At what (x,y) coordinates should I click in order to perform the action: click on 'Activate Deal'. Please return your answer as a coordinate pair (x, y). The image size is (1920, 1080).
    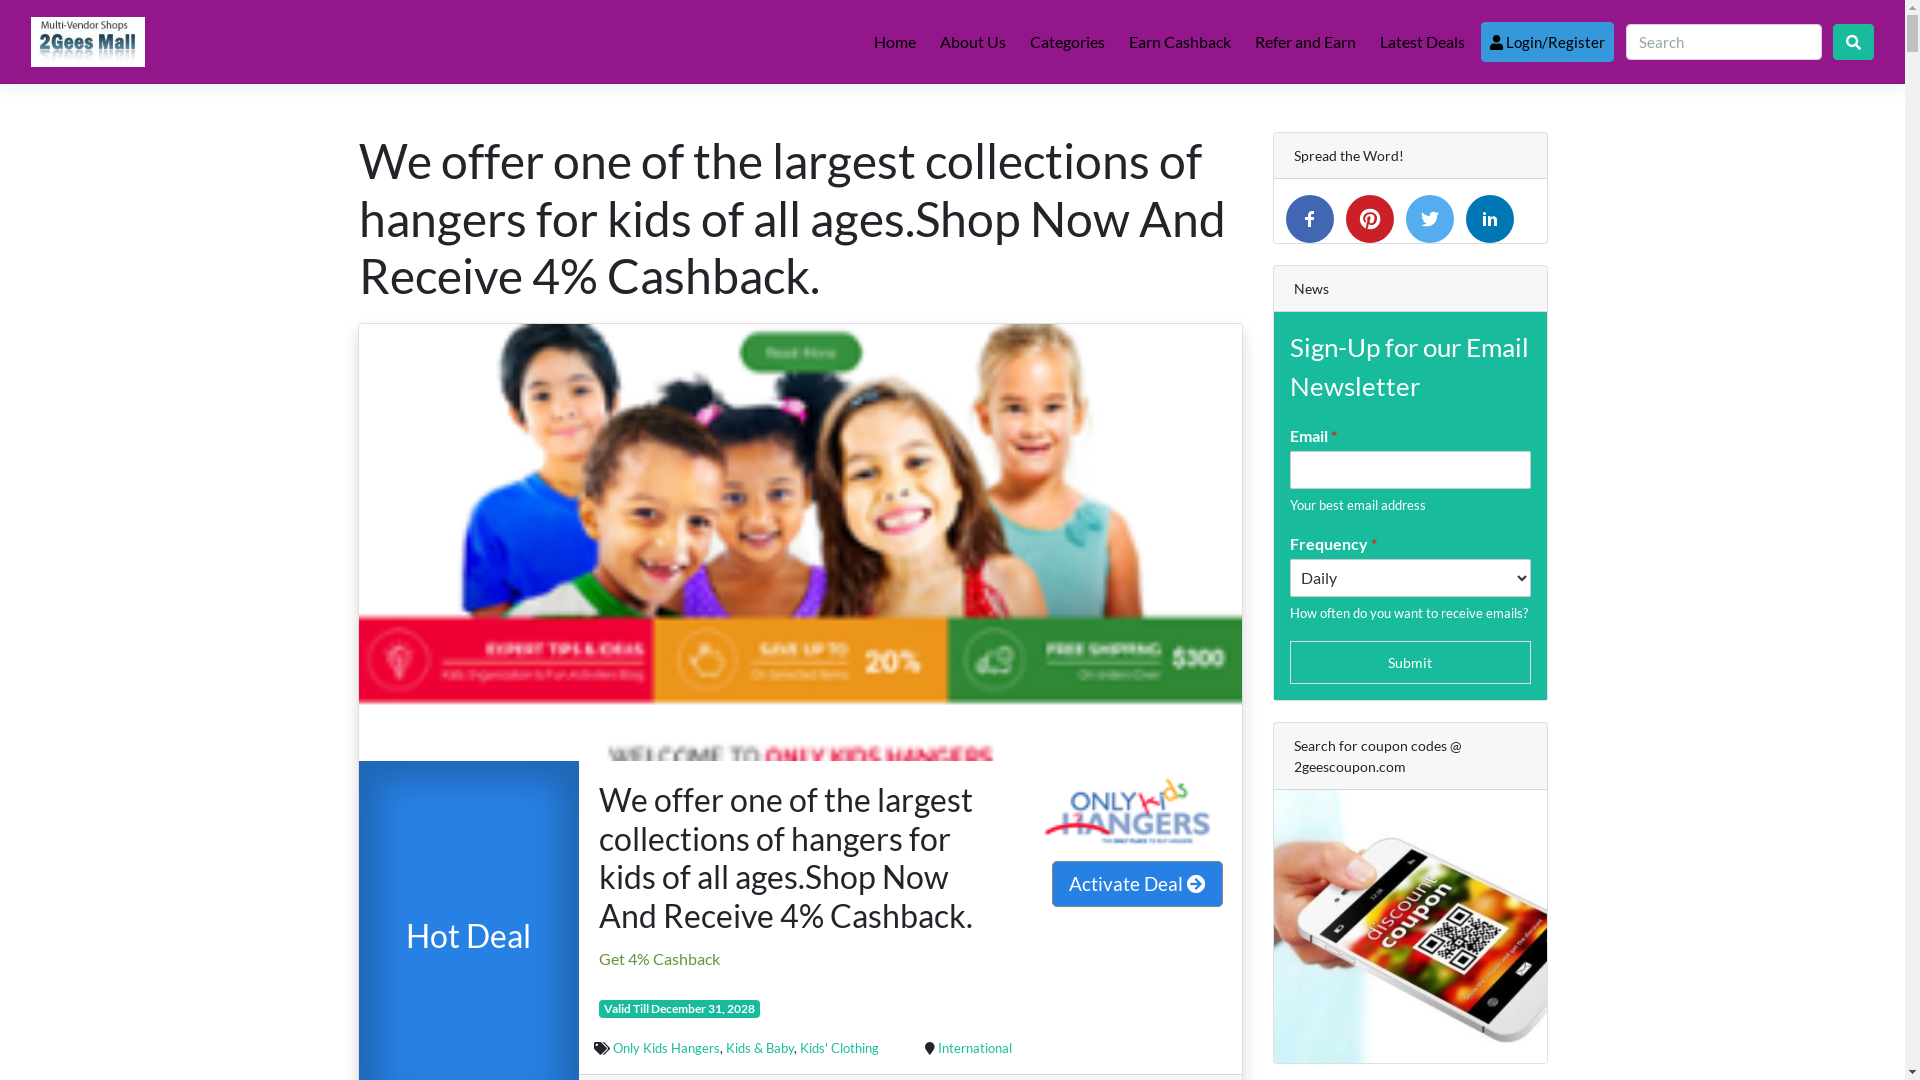
    Looking at the image, I should click on (1137, 882).